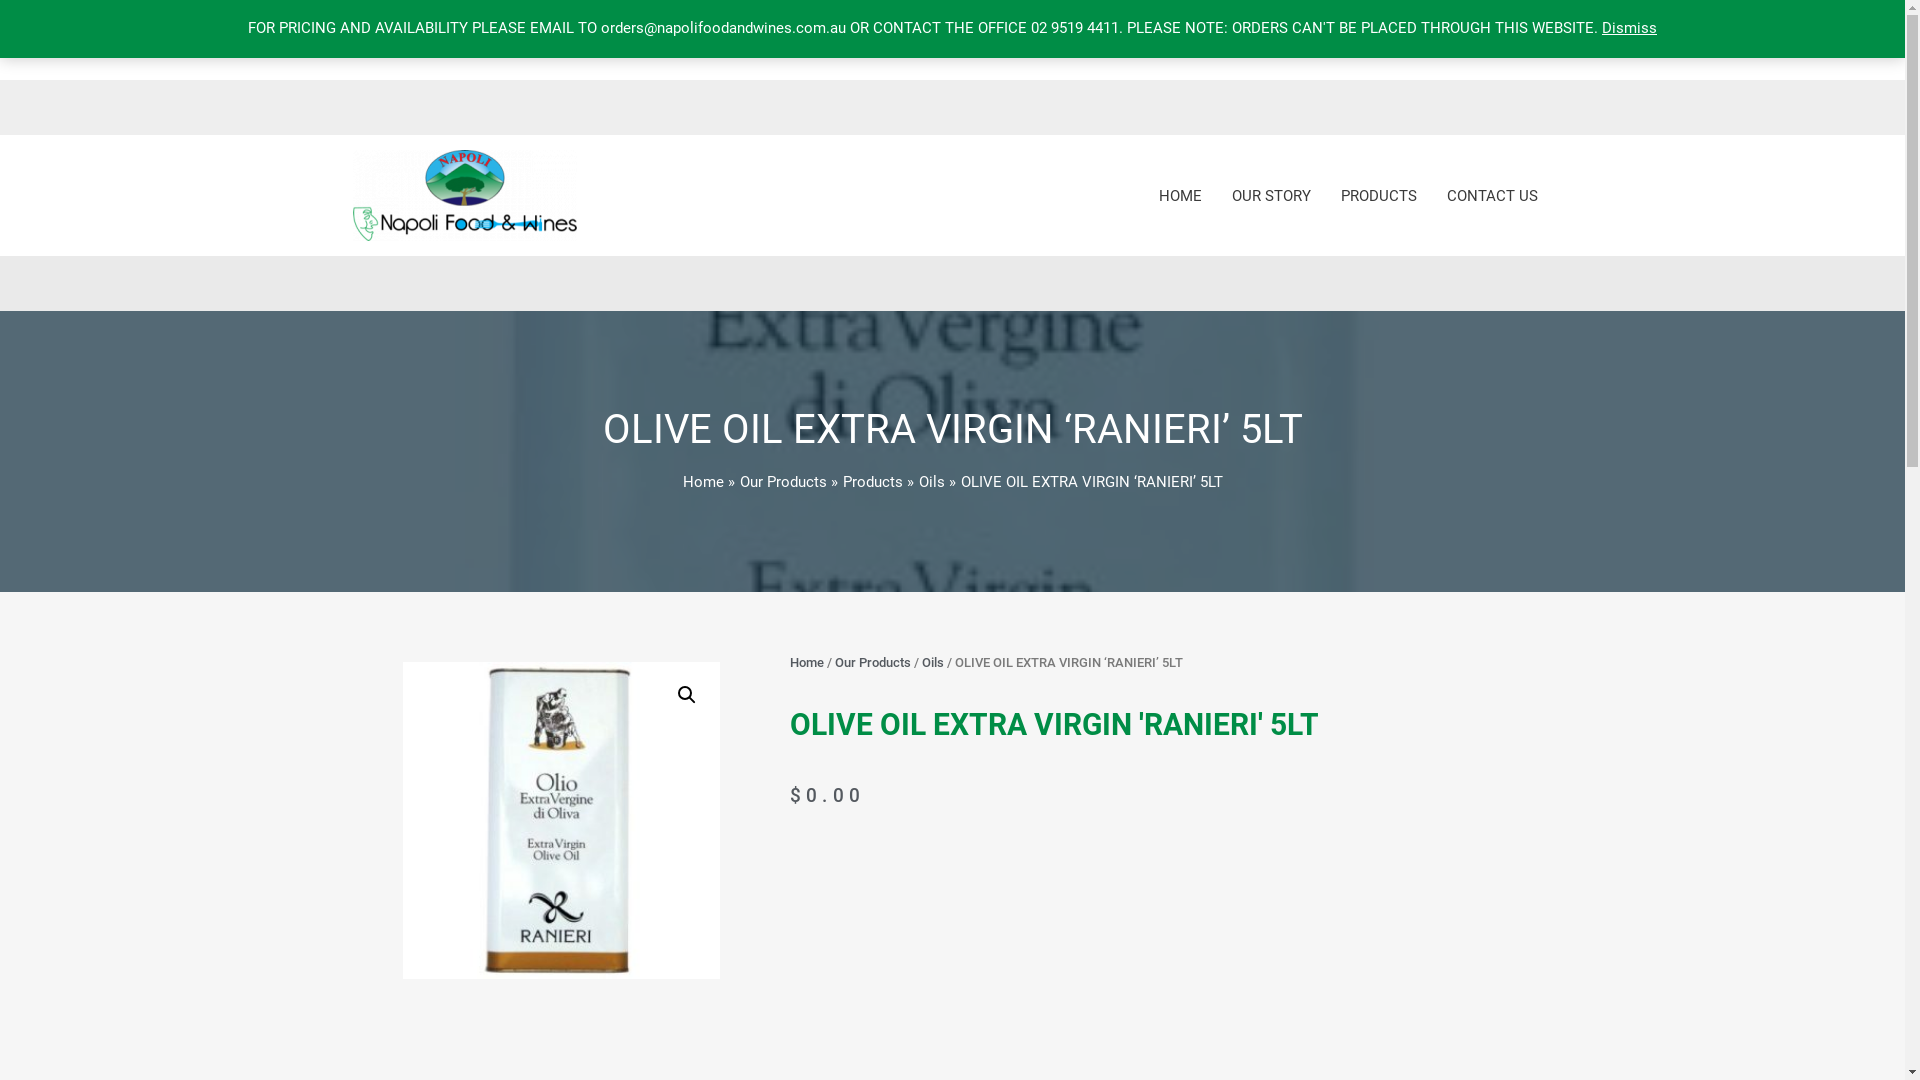 This screenshot has width=1920, height=1080. What do you see at coordinates (1180, 195) in the screenshot?
I see `'HOME'` at bounding box center [1180, 195].